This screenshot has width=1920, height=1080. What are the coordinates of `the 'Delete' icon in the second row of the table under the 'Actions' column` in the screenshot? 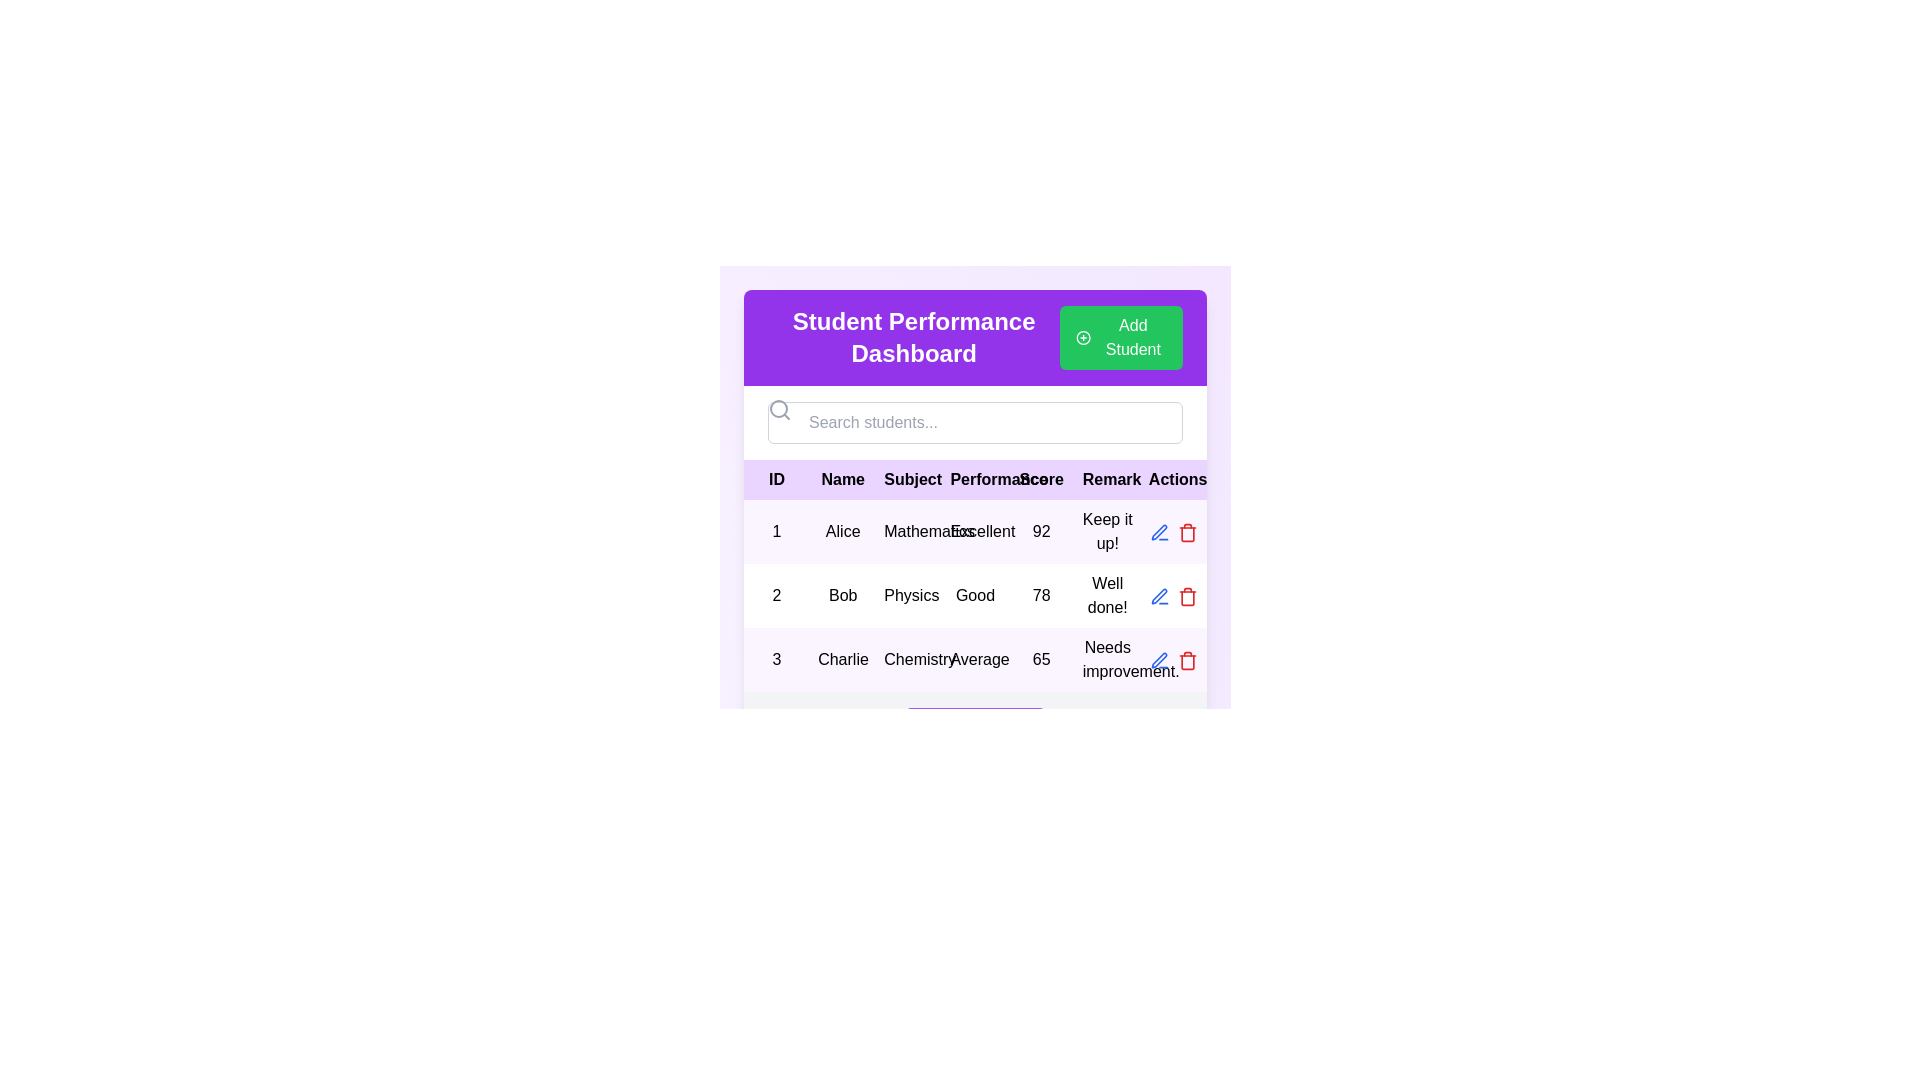 It's located at (1187, 531).